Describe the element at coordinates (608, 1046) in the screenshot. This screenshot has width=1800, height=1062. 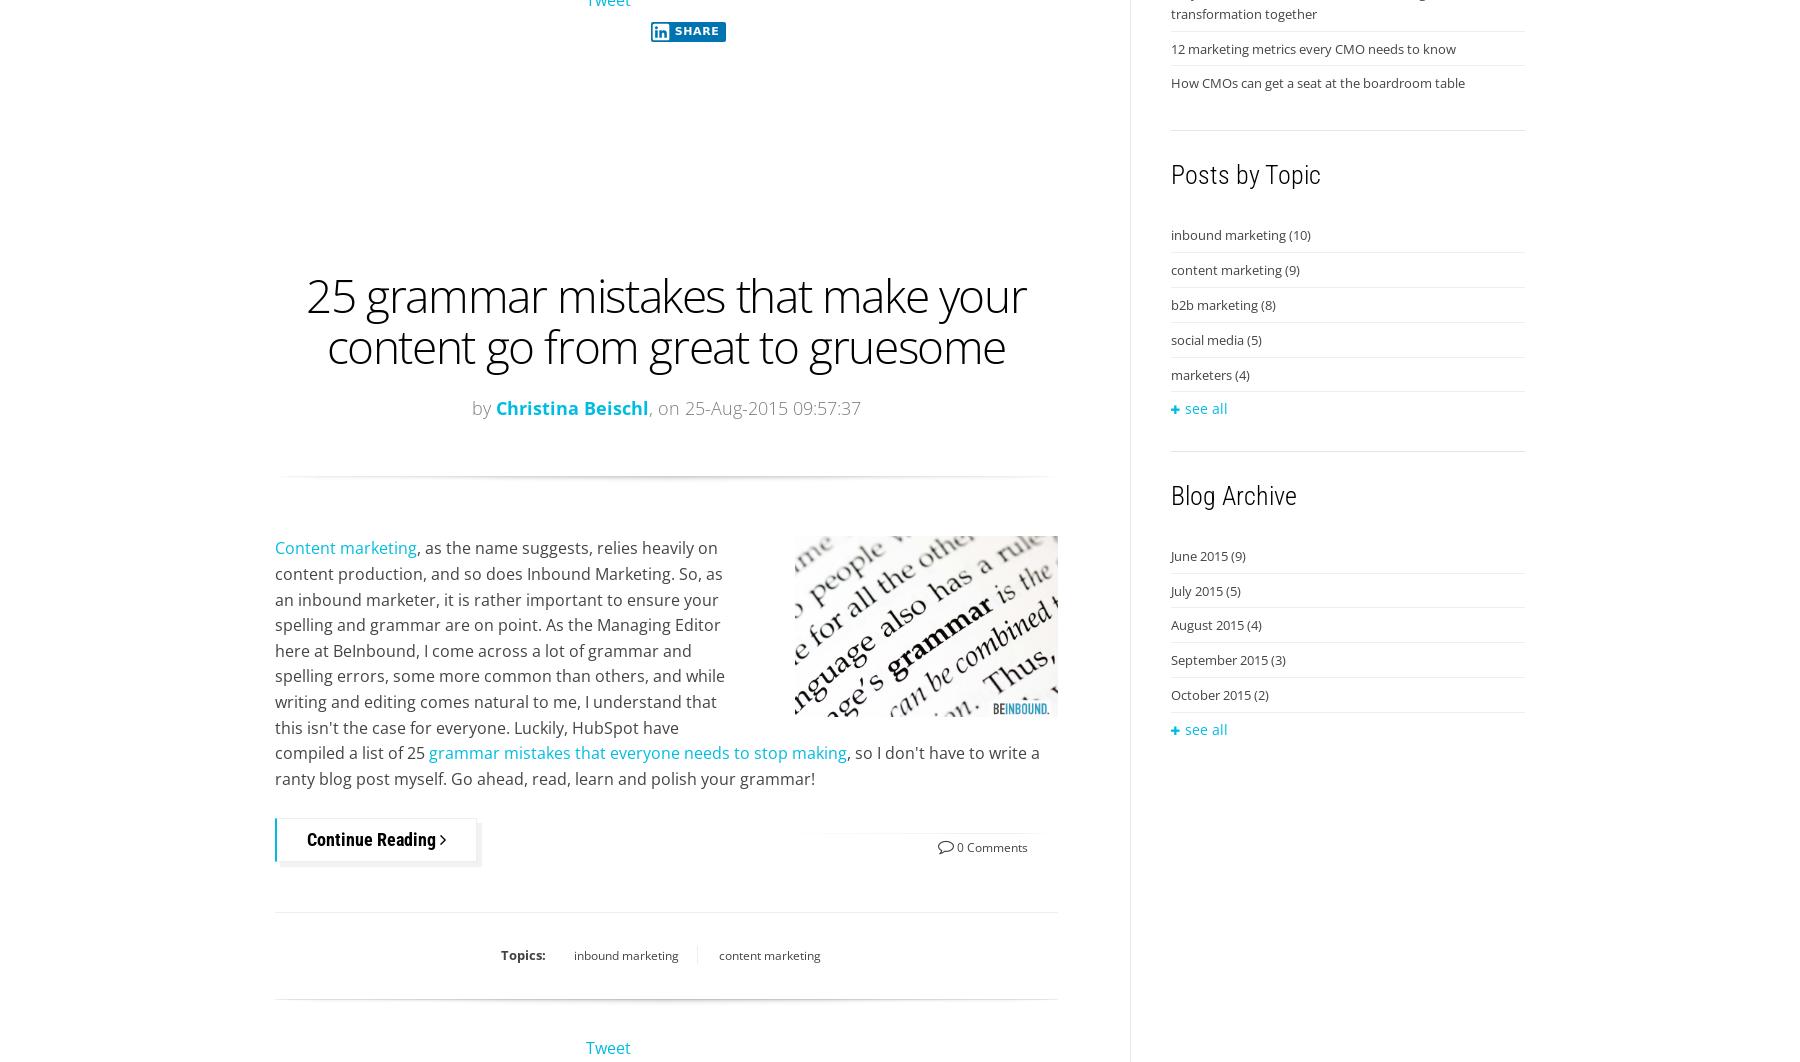
I see `'Tweet'` at that location.